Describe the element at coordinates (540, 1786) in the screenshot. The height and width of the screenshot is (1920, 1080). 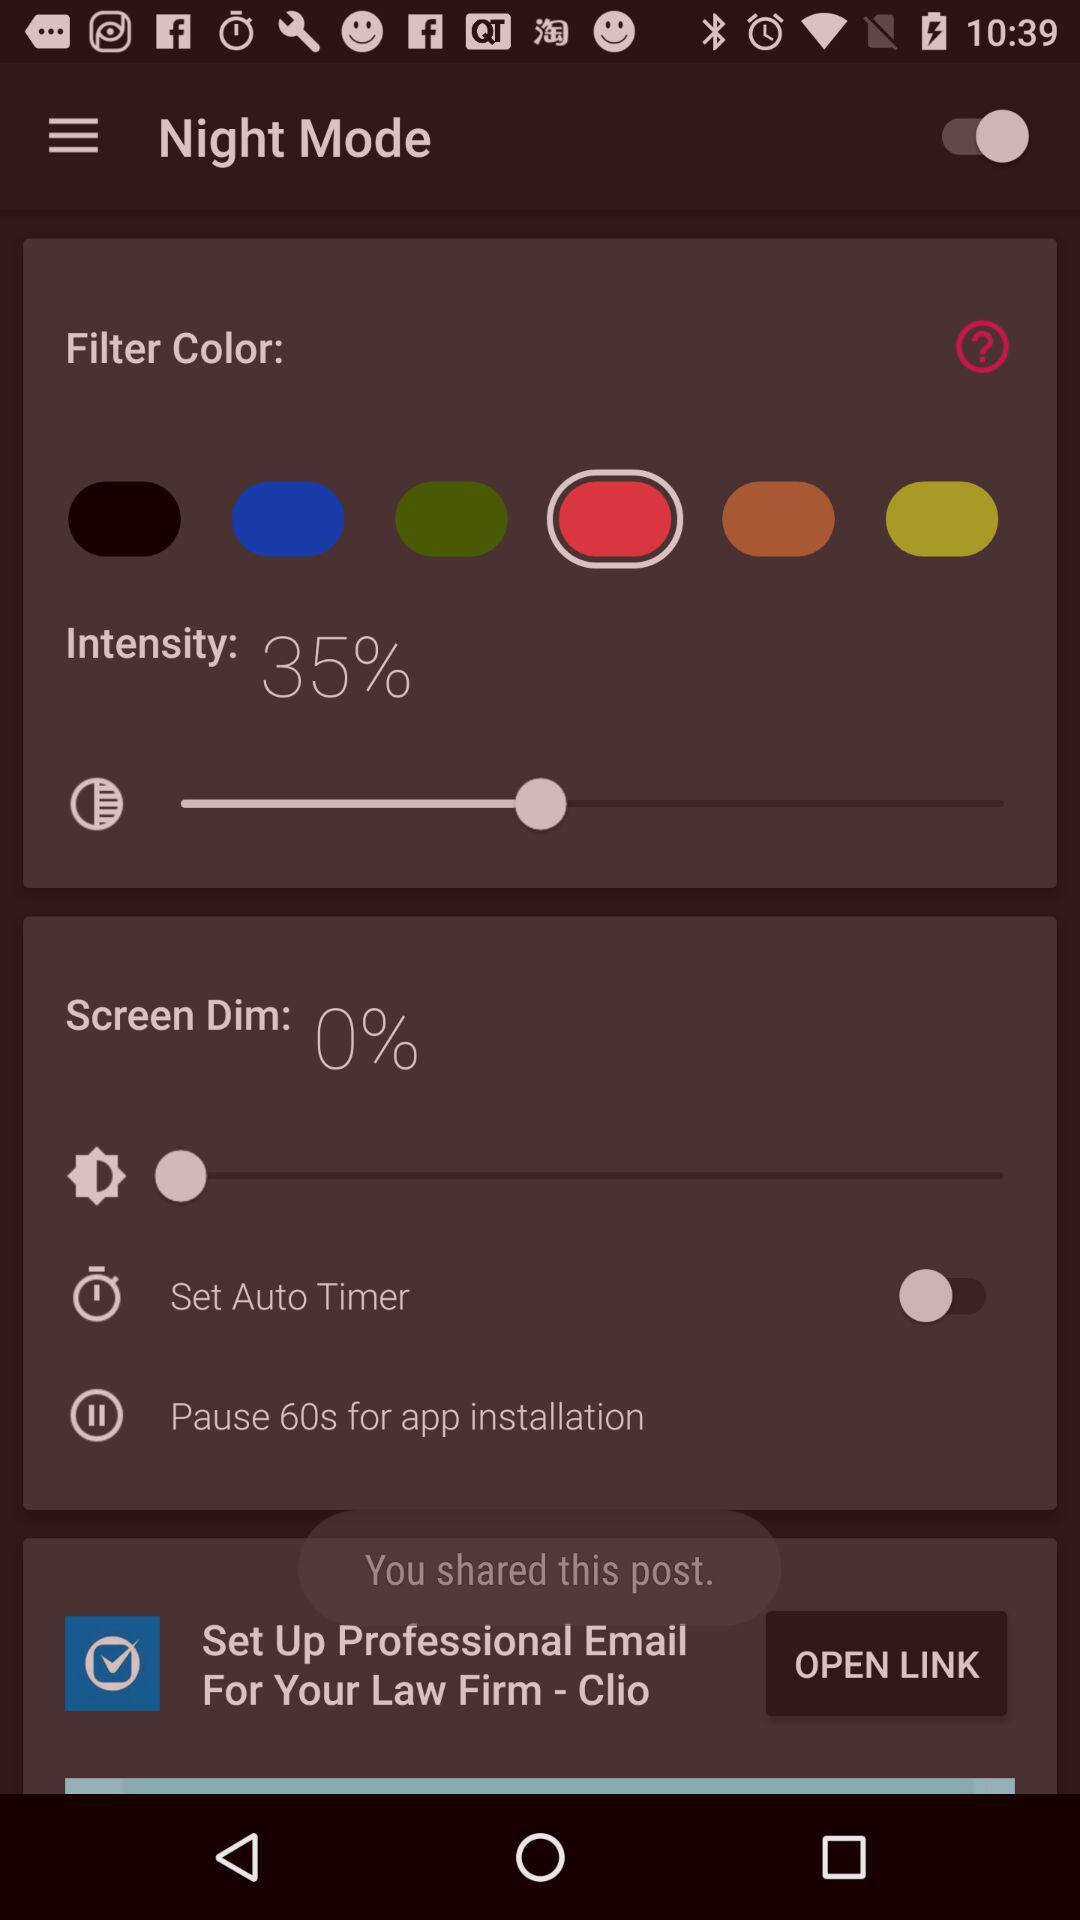
I see `downloading option` at that location.